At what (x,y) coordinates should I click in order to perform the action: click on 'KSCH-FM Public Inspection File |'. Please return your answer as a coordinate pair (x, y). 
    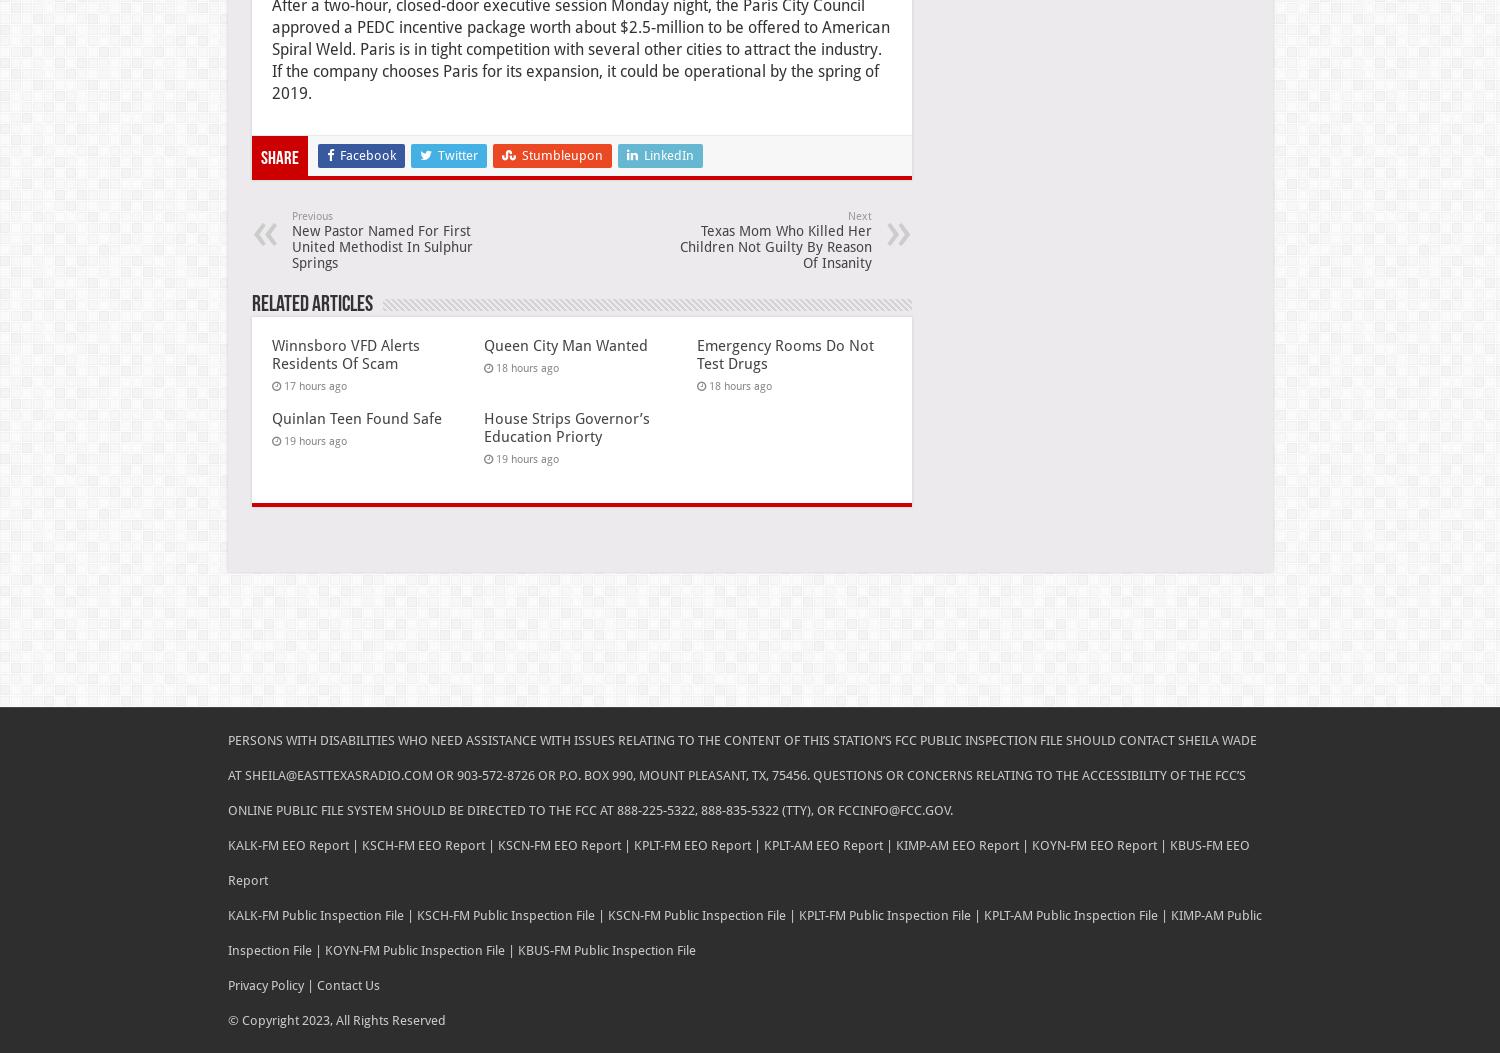
    Looking at the image, I should click on (510, 913).